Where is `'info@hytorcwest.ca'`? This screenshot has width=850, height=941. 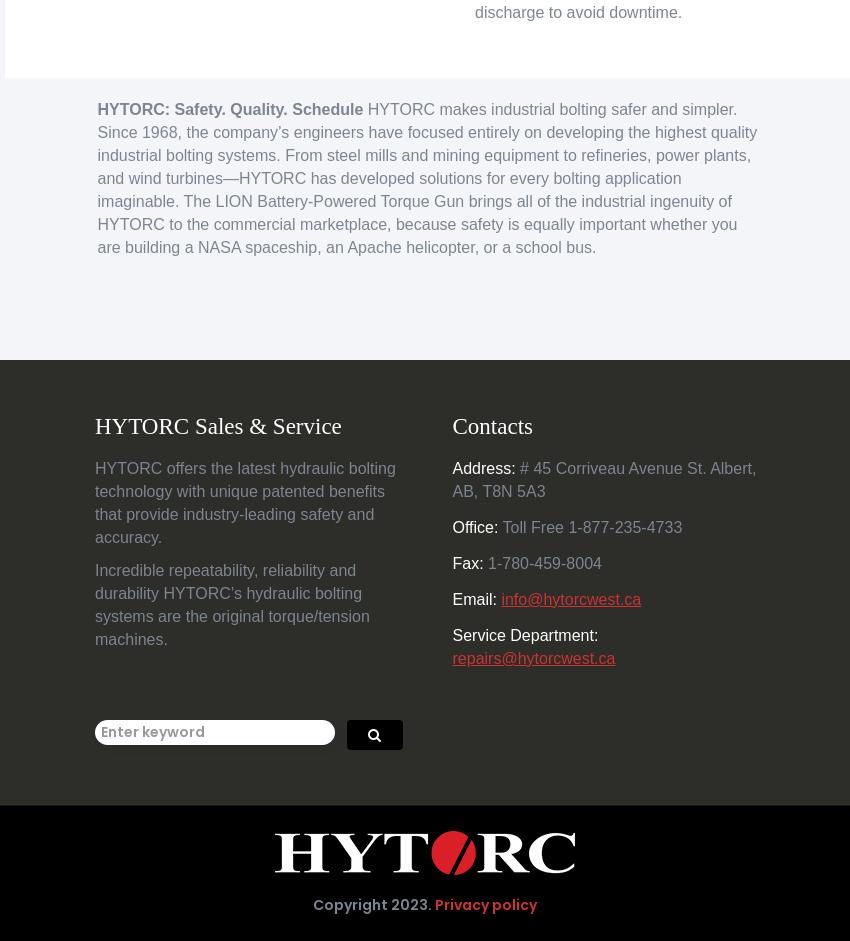
'info@hytorcwest.ca' is located at coordinates (571, 597).